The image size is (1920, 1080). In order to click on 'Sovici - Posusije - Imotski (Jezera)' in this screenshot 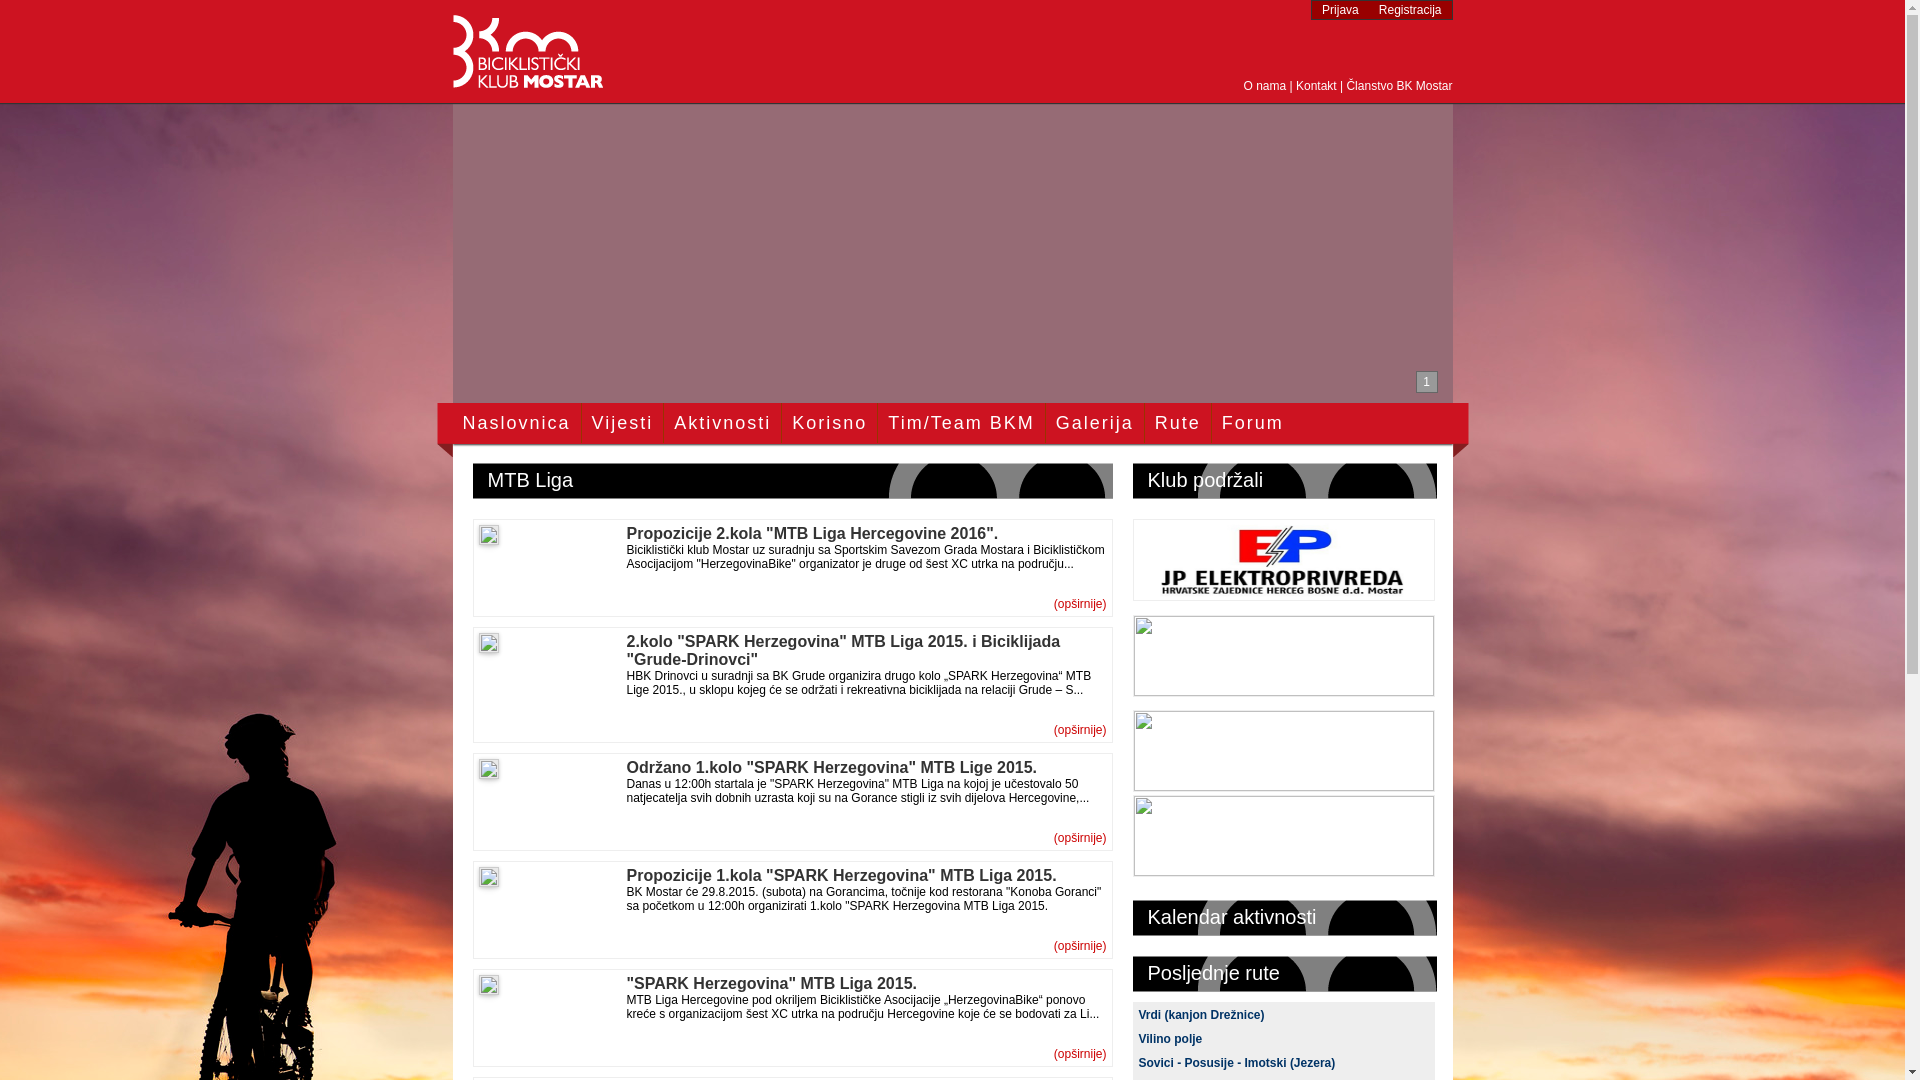, I will do `click(1235, 1062)`.